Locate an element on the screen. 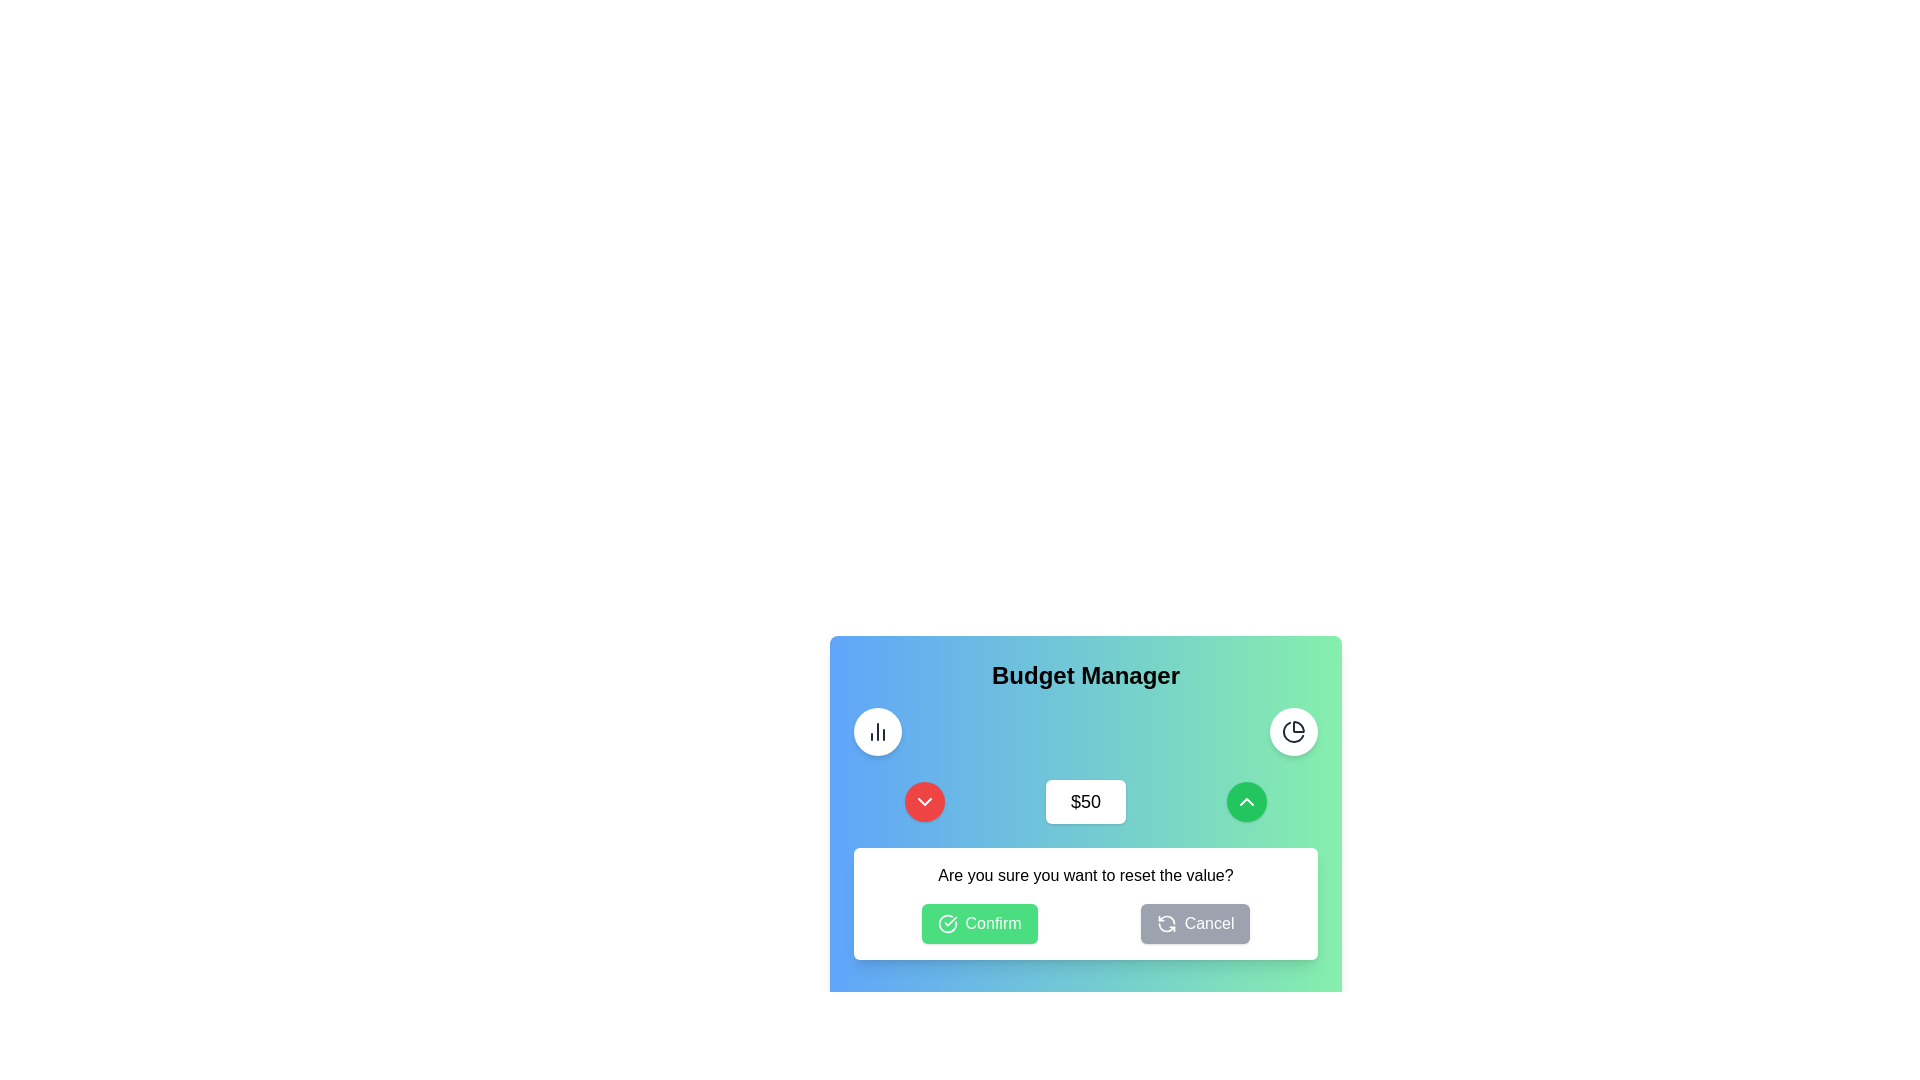  the increment button located in the Control group below the 'Budget Manager' title to increase the displayed value is located at coordinates (1084, 801).